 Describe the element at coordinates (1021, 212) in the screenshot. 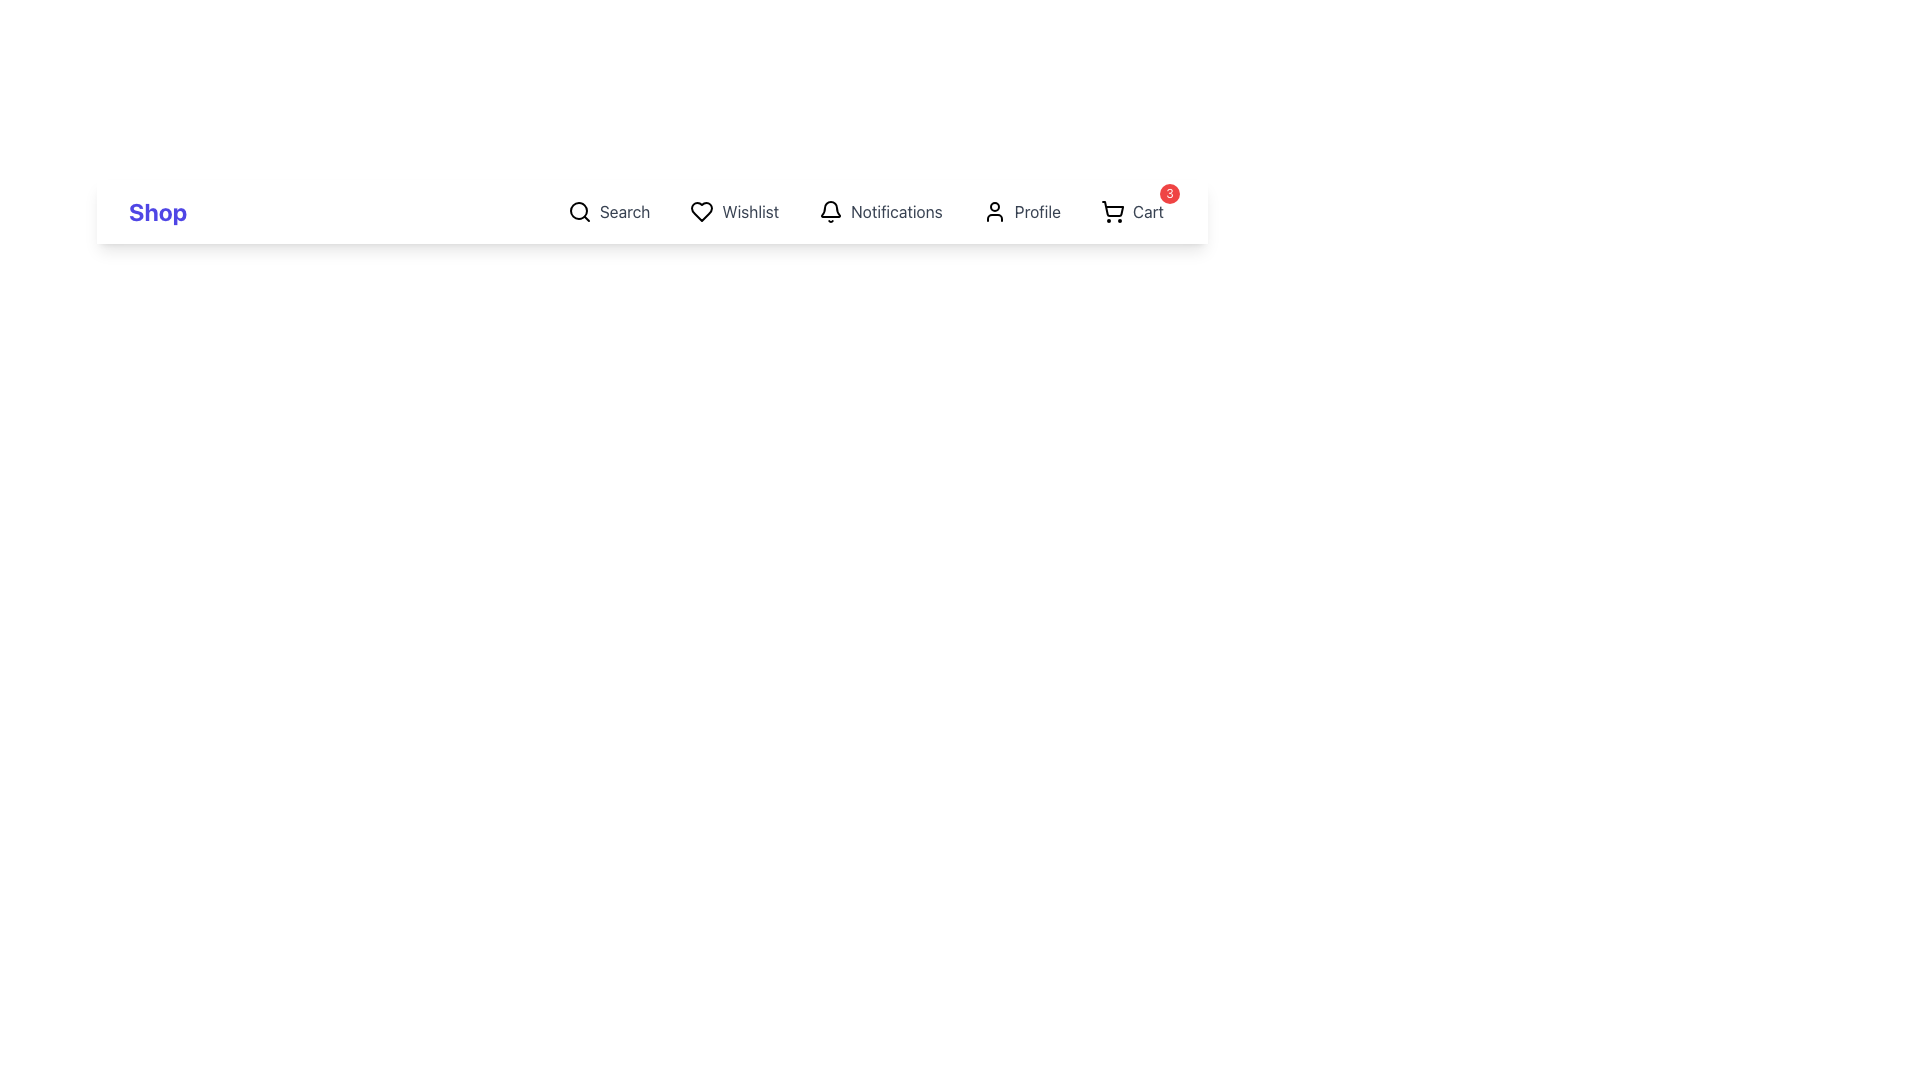

I see `the fifth button in the navigation bar` at that location.